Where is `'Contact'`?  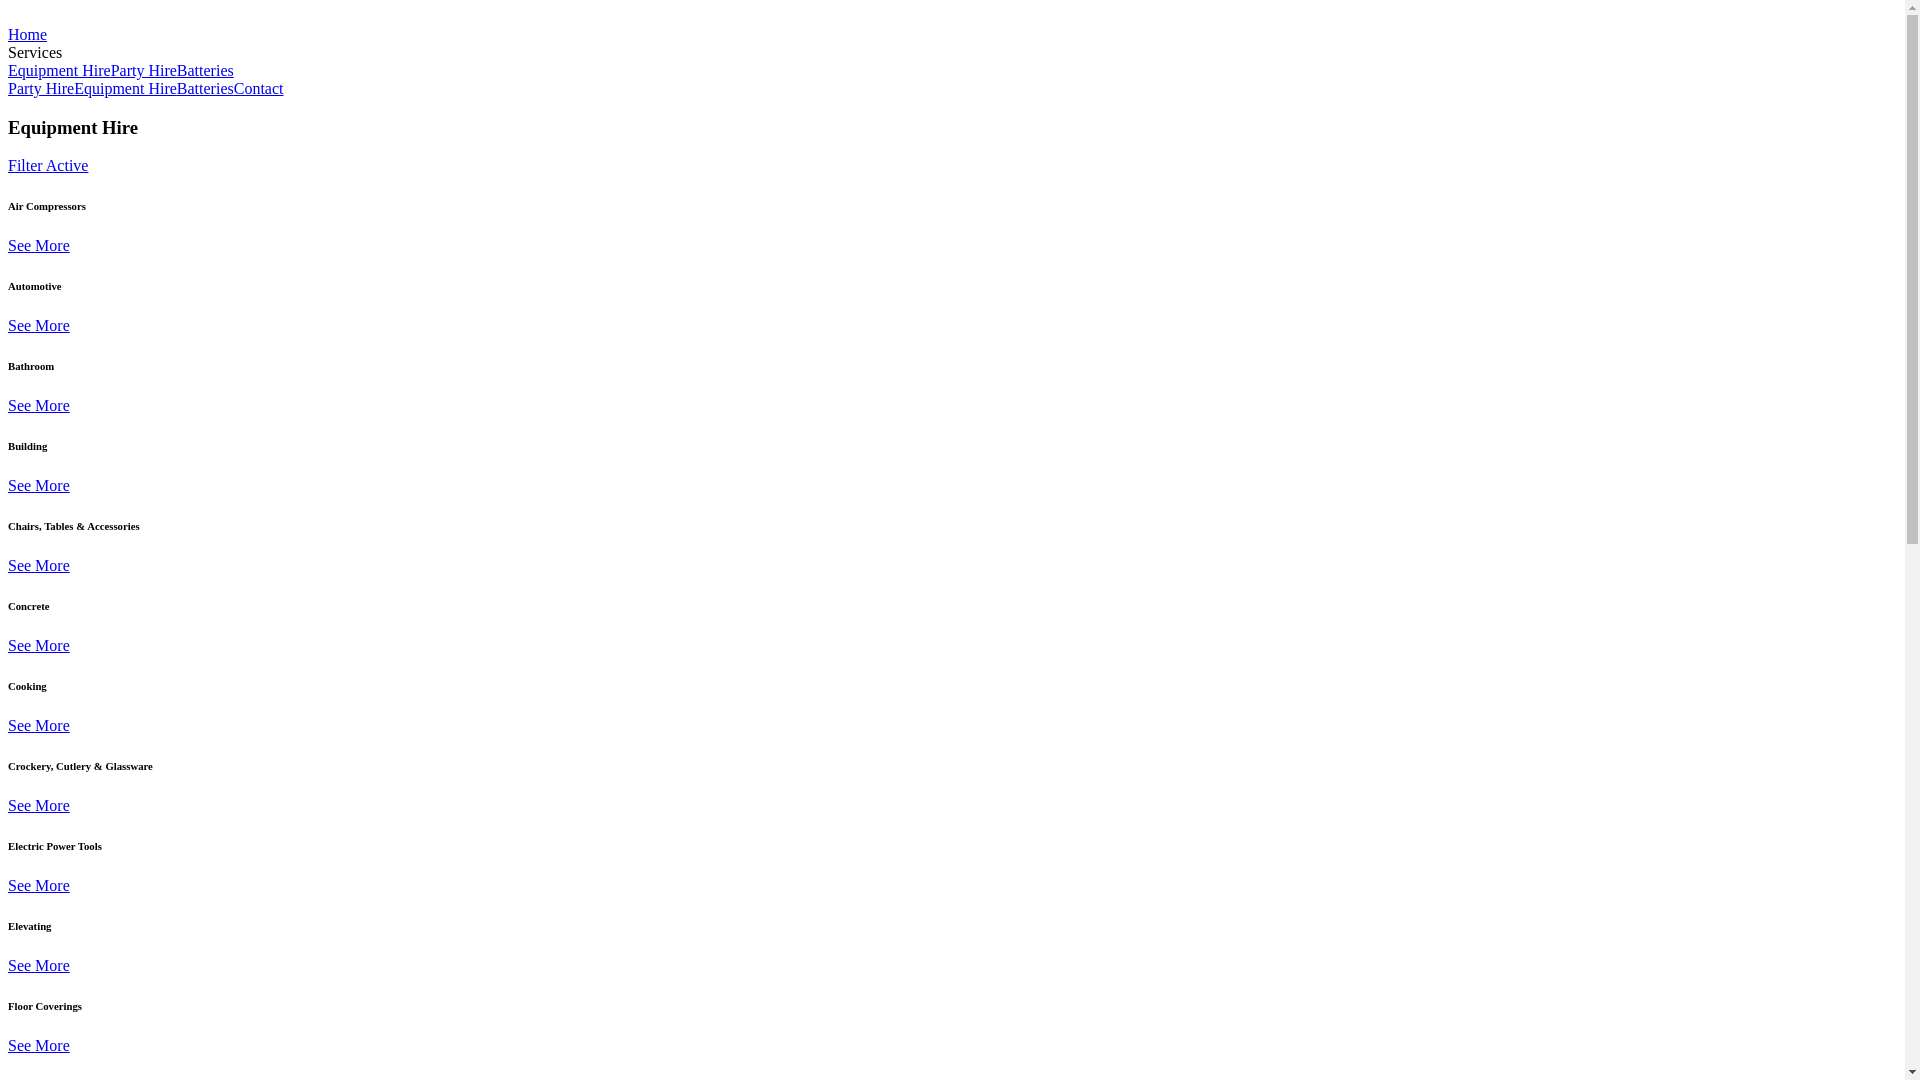
'Contact' is located at coordinates (258, 87).